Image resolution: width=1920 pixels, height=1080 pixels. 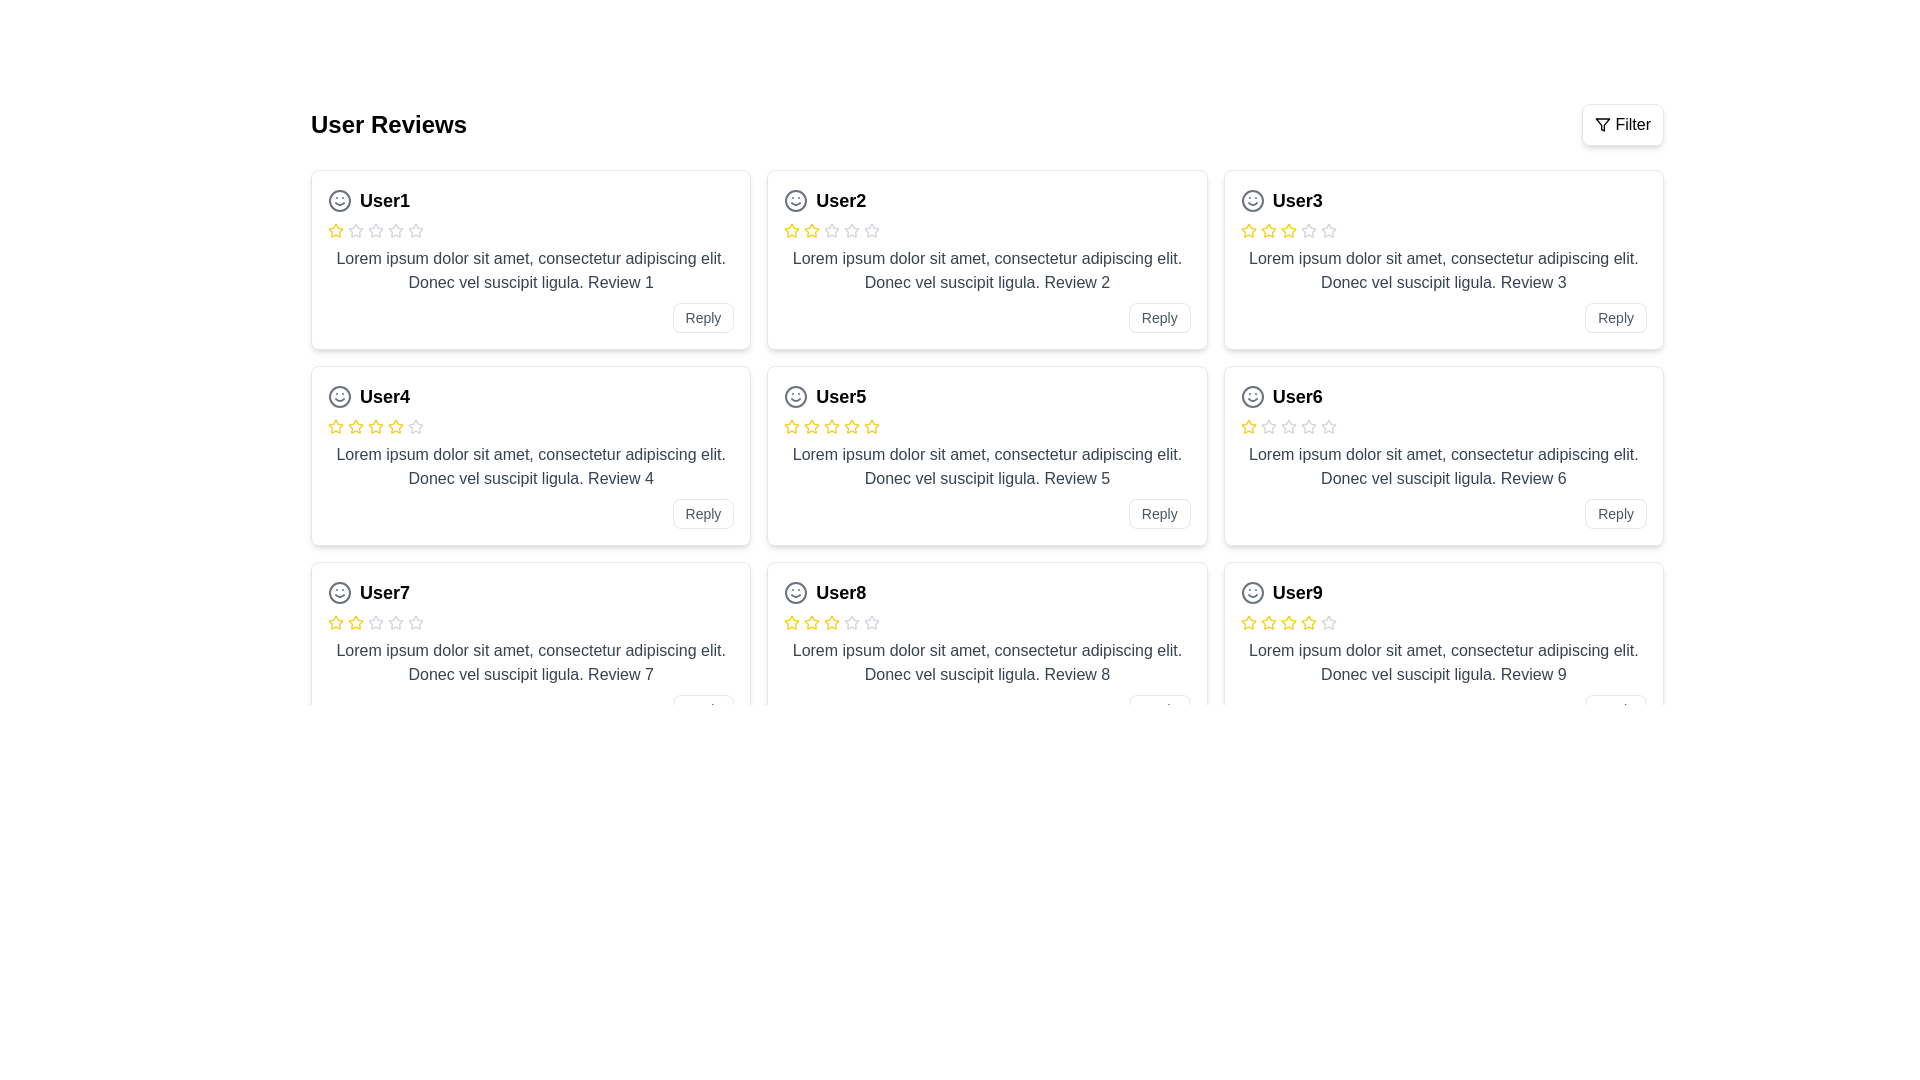 What do you see at coordinates (872, 426) in the screenshot?
I see `the fifth star icon in the rating component` at bounding box center [872, 426].